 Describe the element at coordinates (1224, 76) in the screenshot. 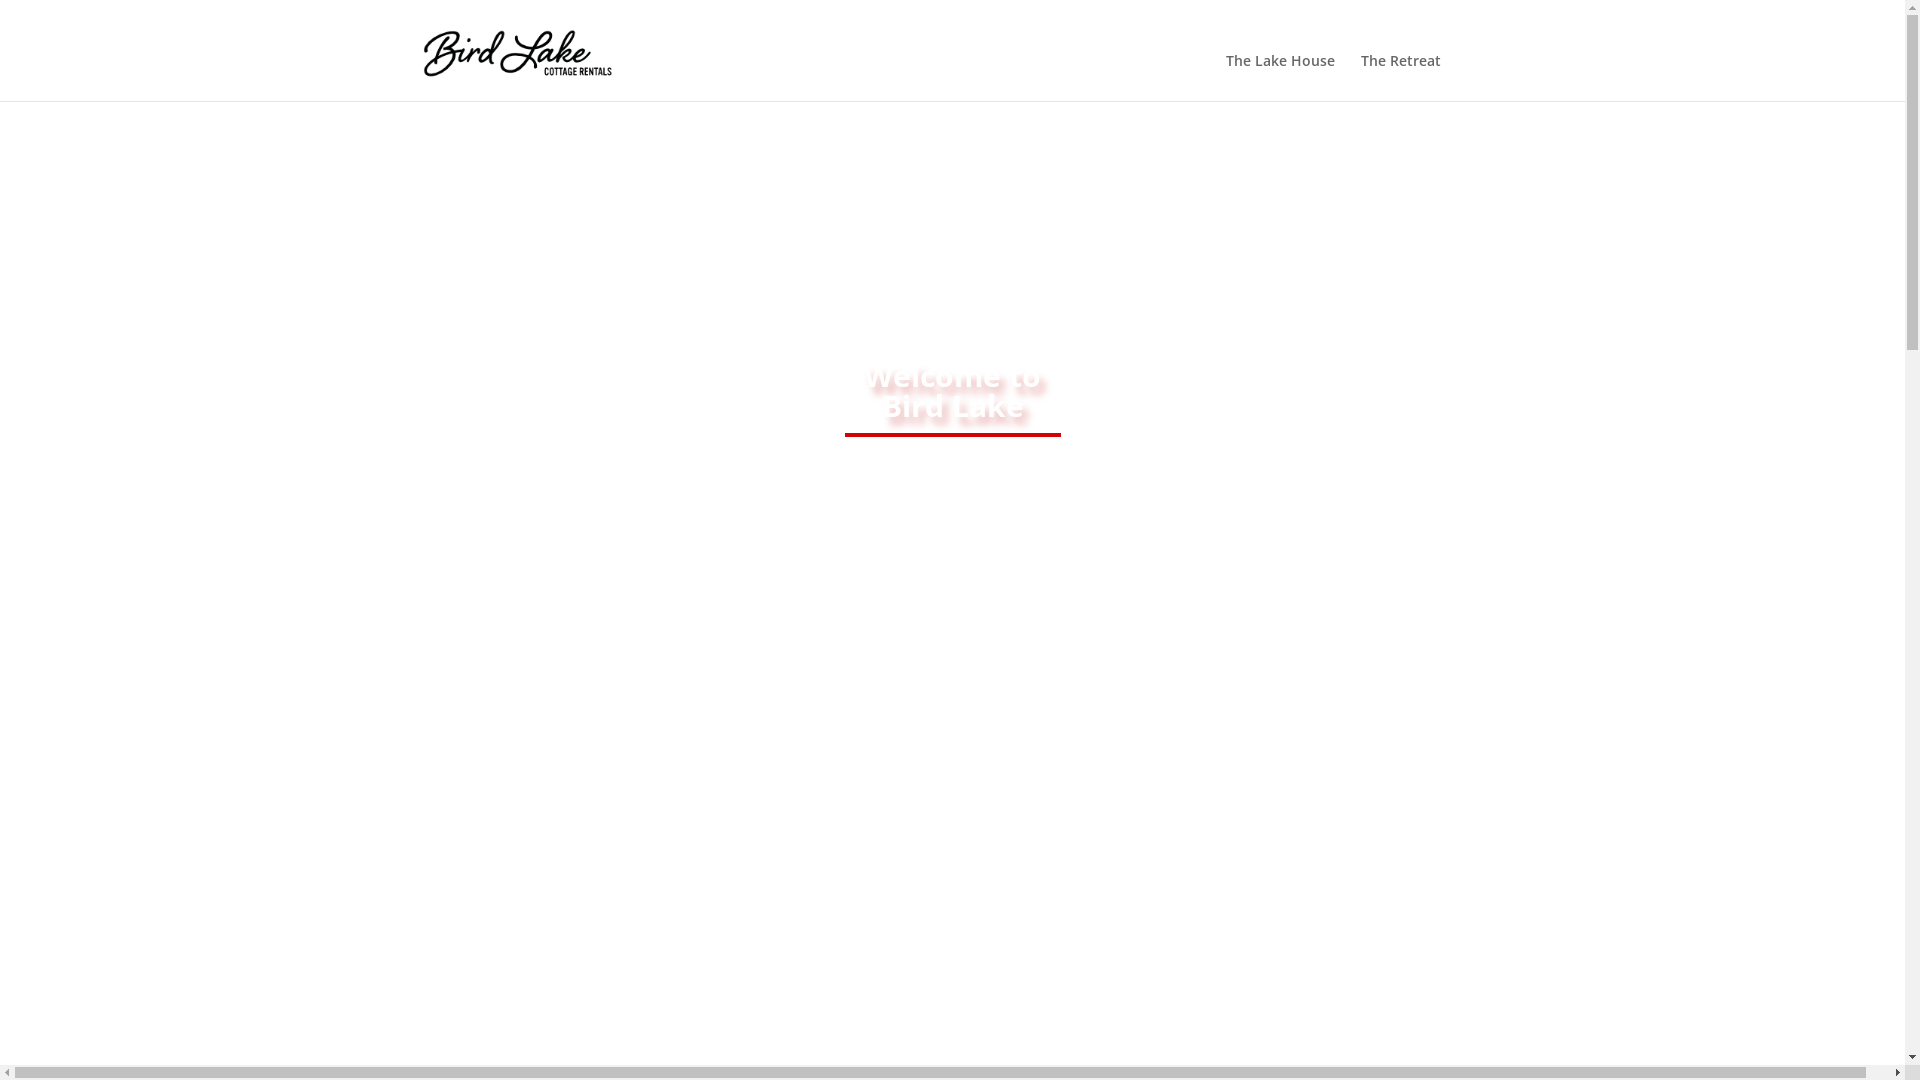

I see `'The Lake House'` at that location.